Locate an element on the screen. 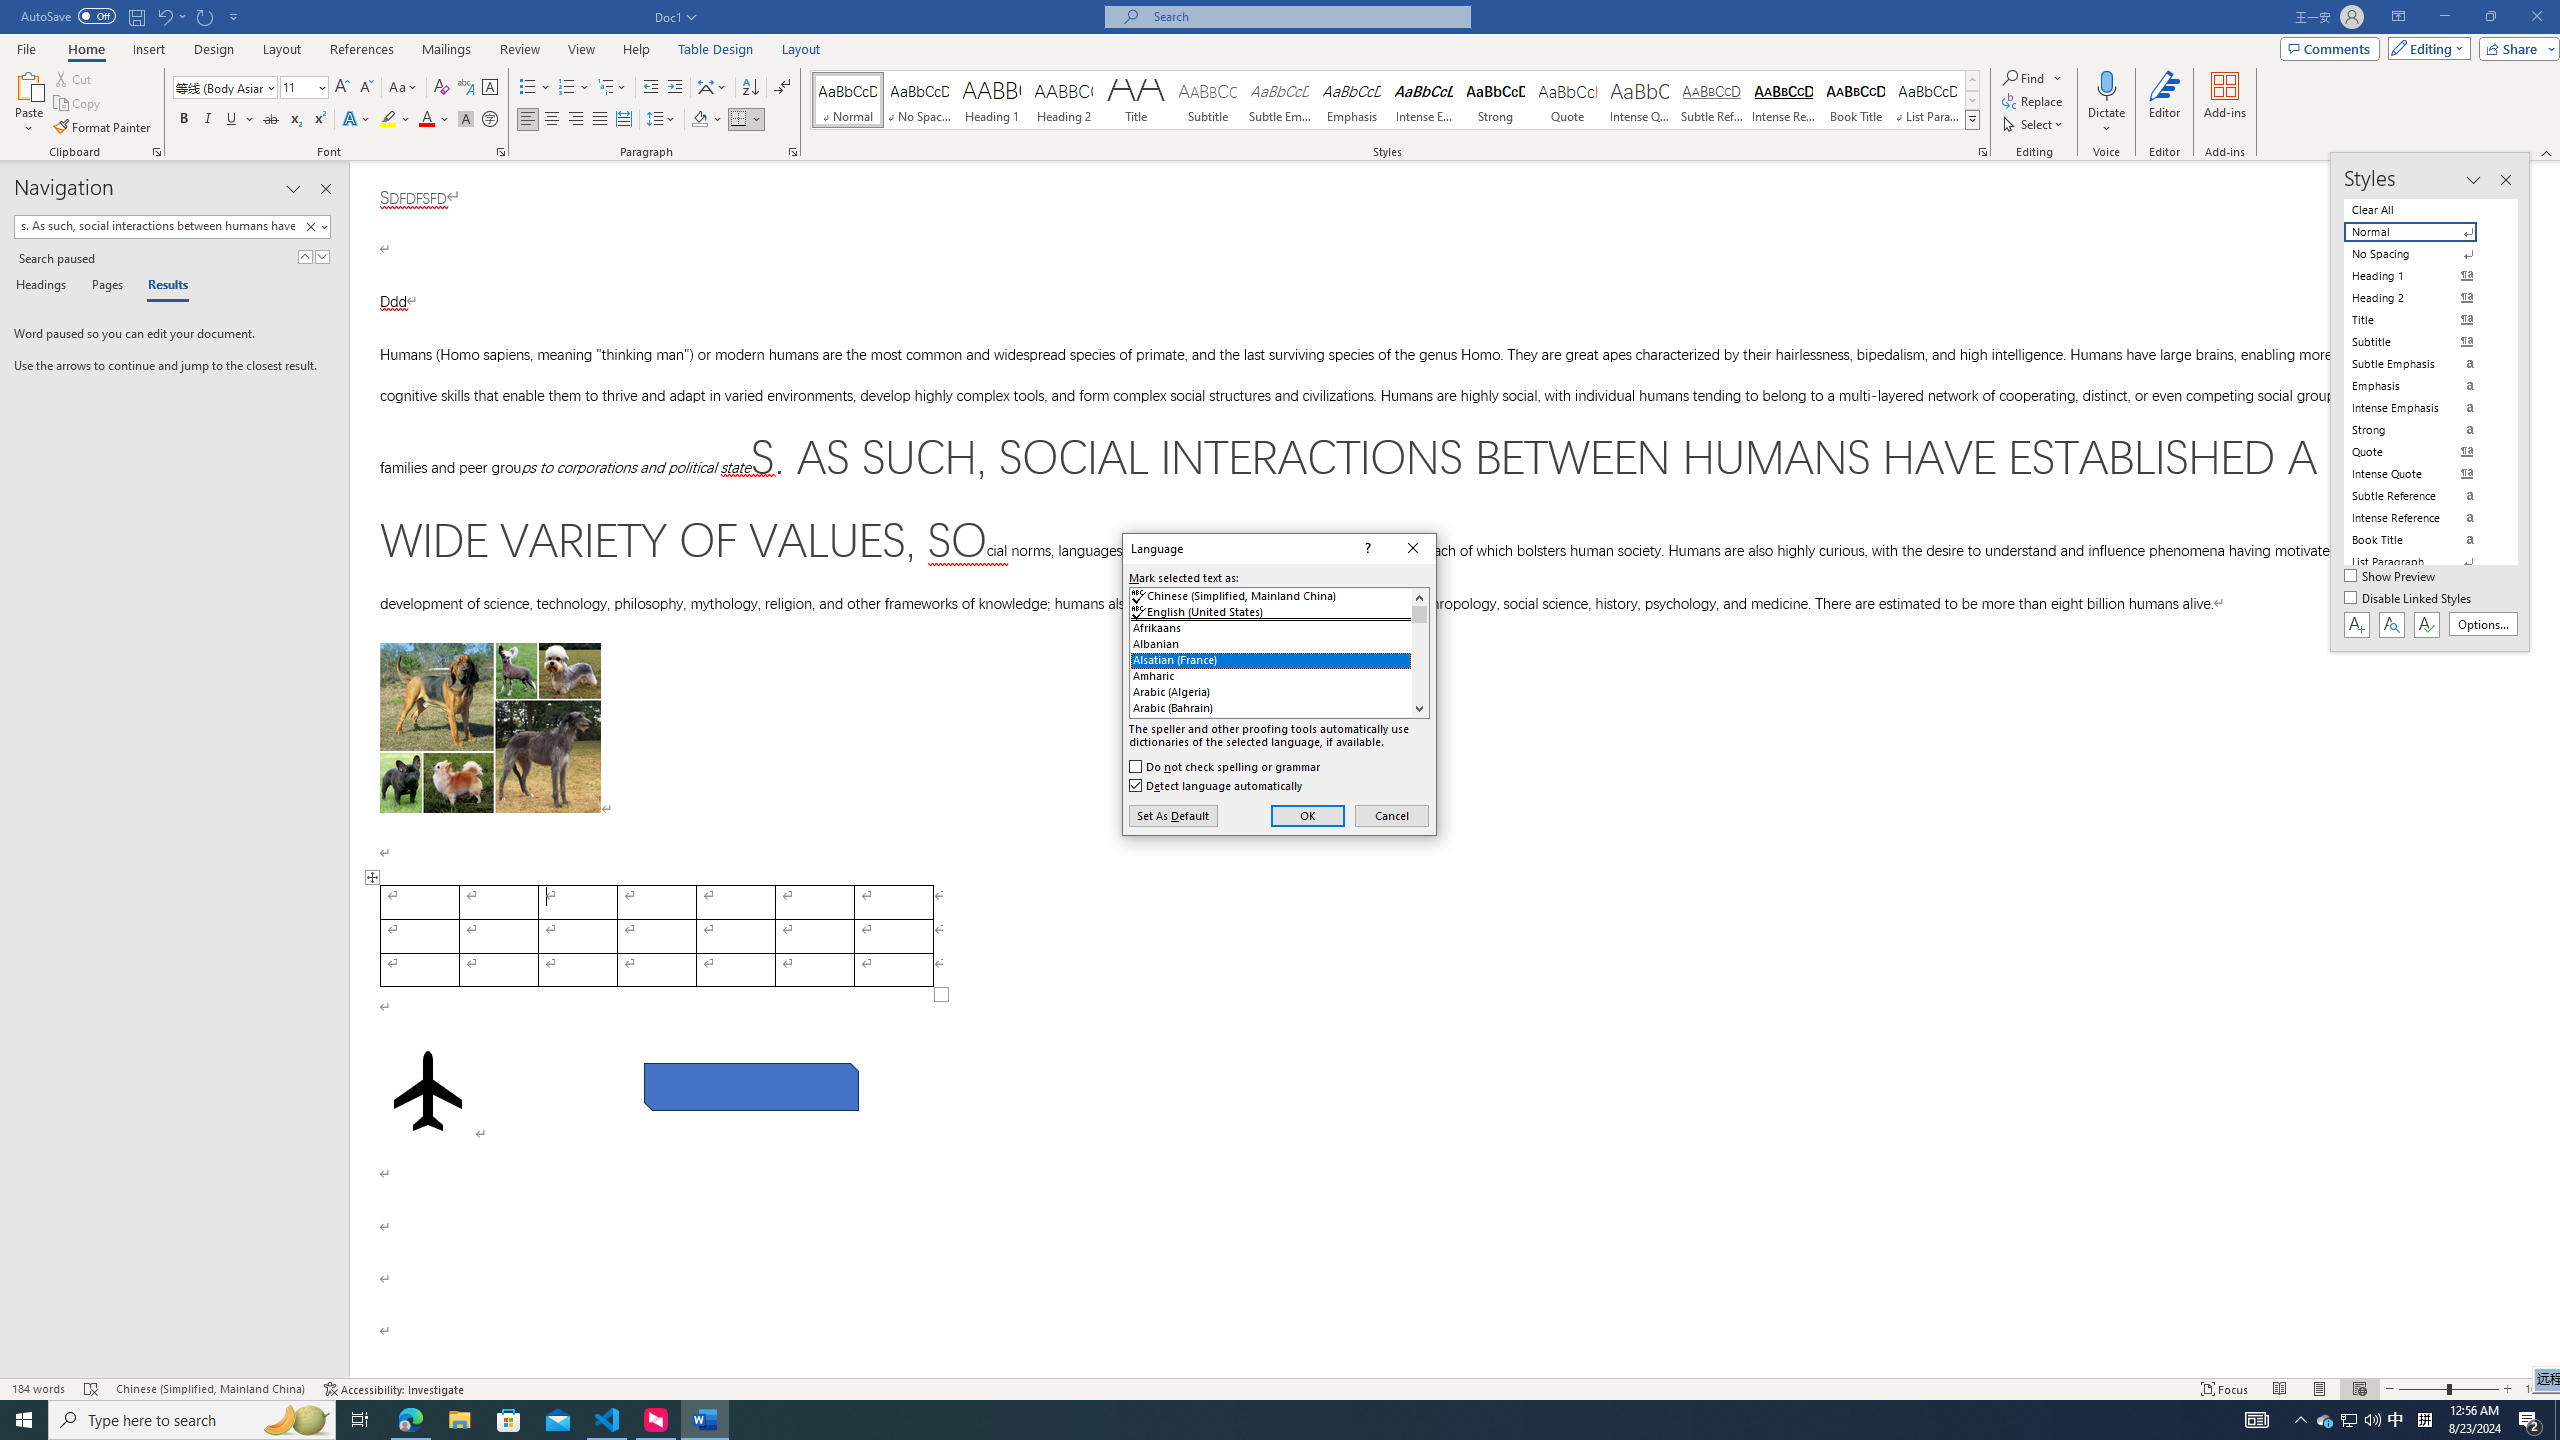 The image size is (2560, 1440). 'Class: NetUIButton' is located at coordinates (2425, 624).